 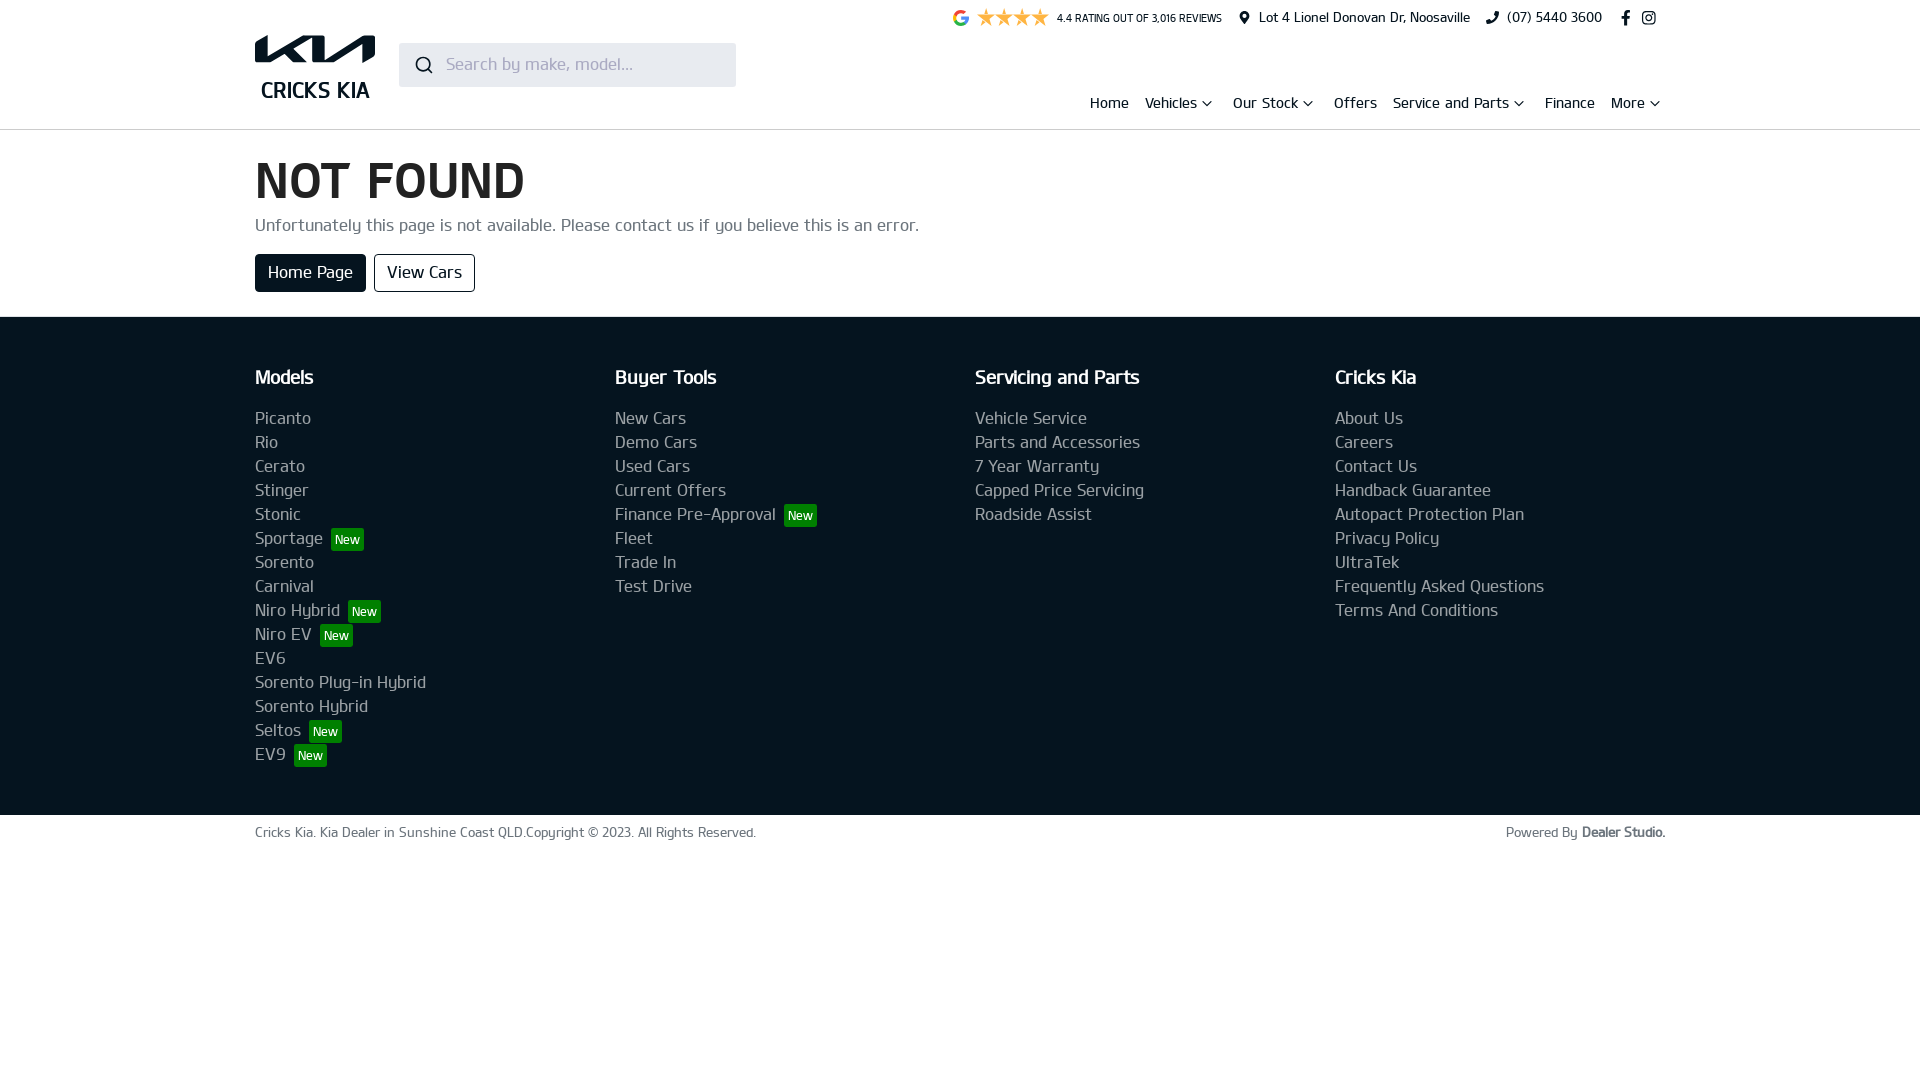 I want to click on 'Niro Hybrid', so click(x=316, y=609).